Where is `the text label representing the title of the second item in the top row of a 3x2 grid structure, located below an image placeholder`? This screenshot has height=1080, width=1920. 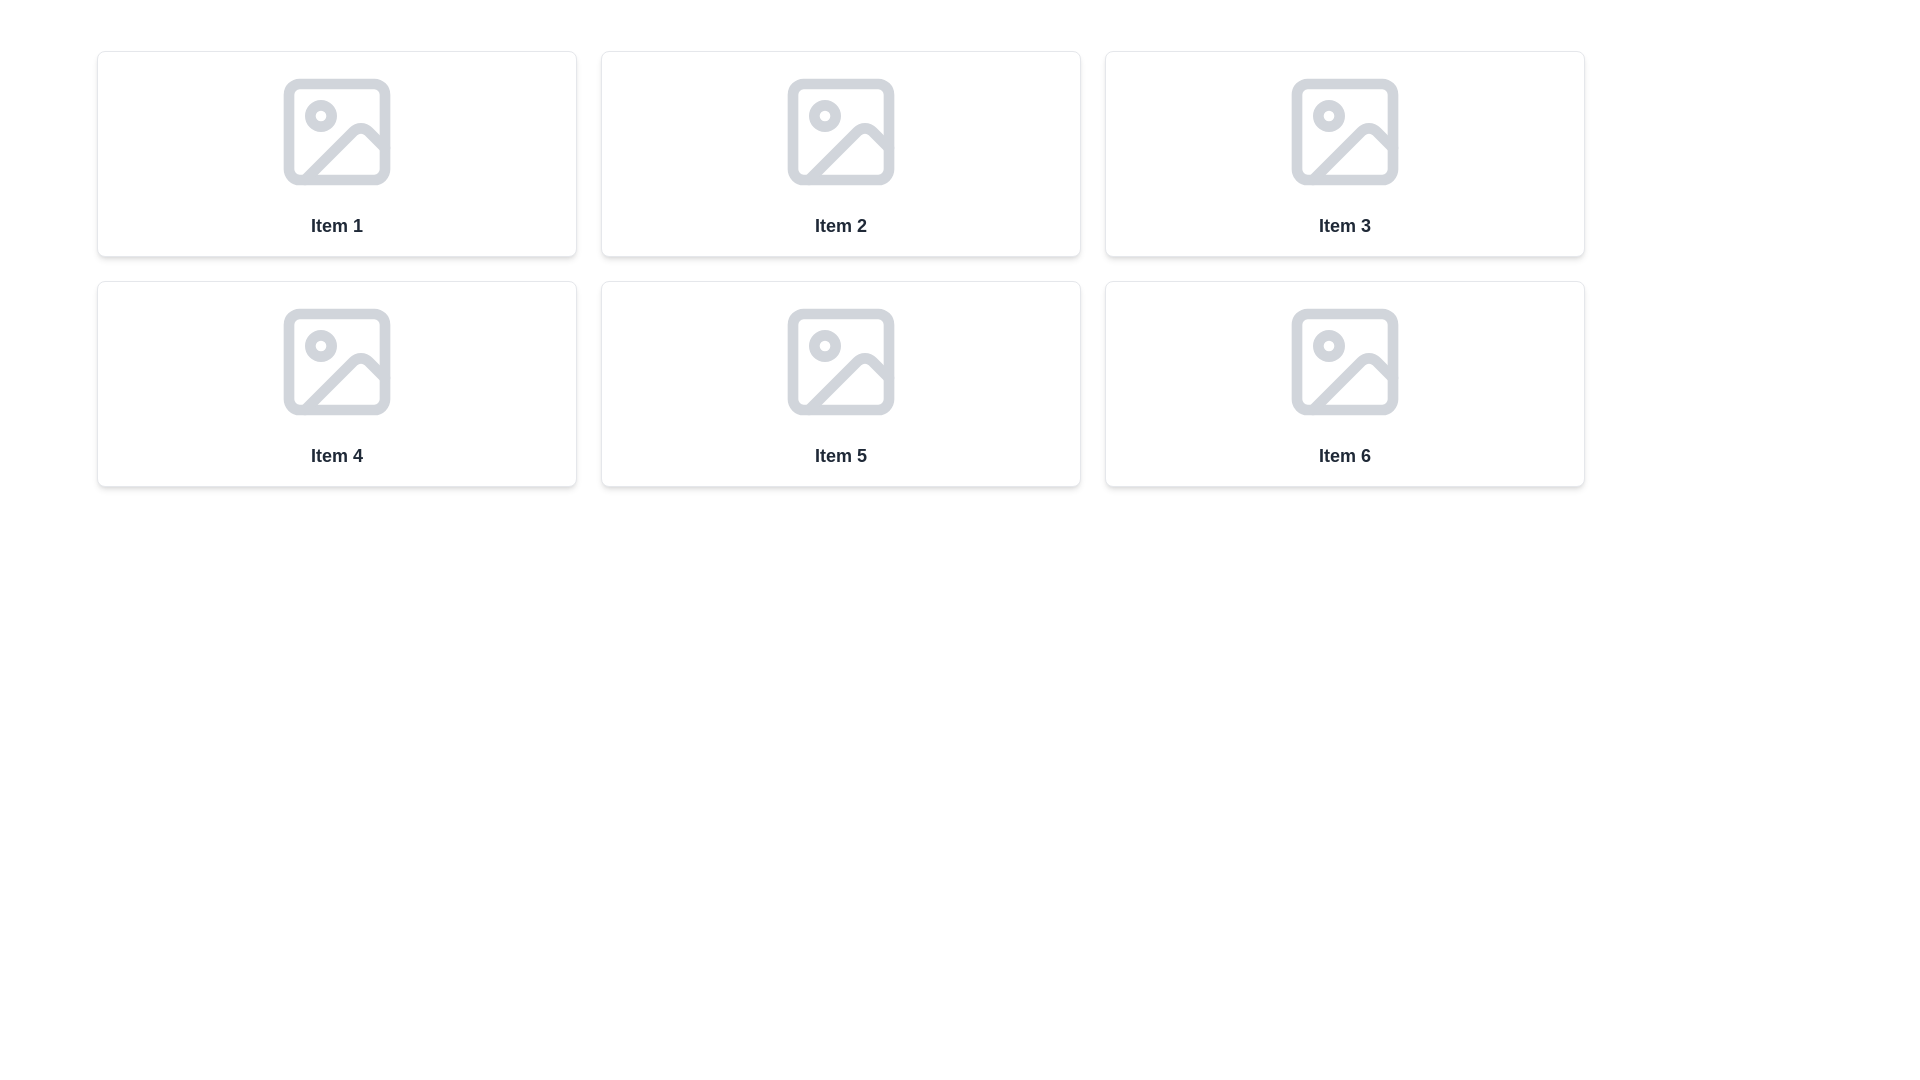 the text label representing the title of the second item in the top row of a 3x2 grid structure, located below an image placeholder is located at coordinates (840, 225).